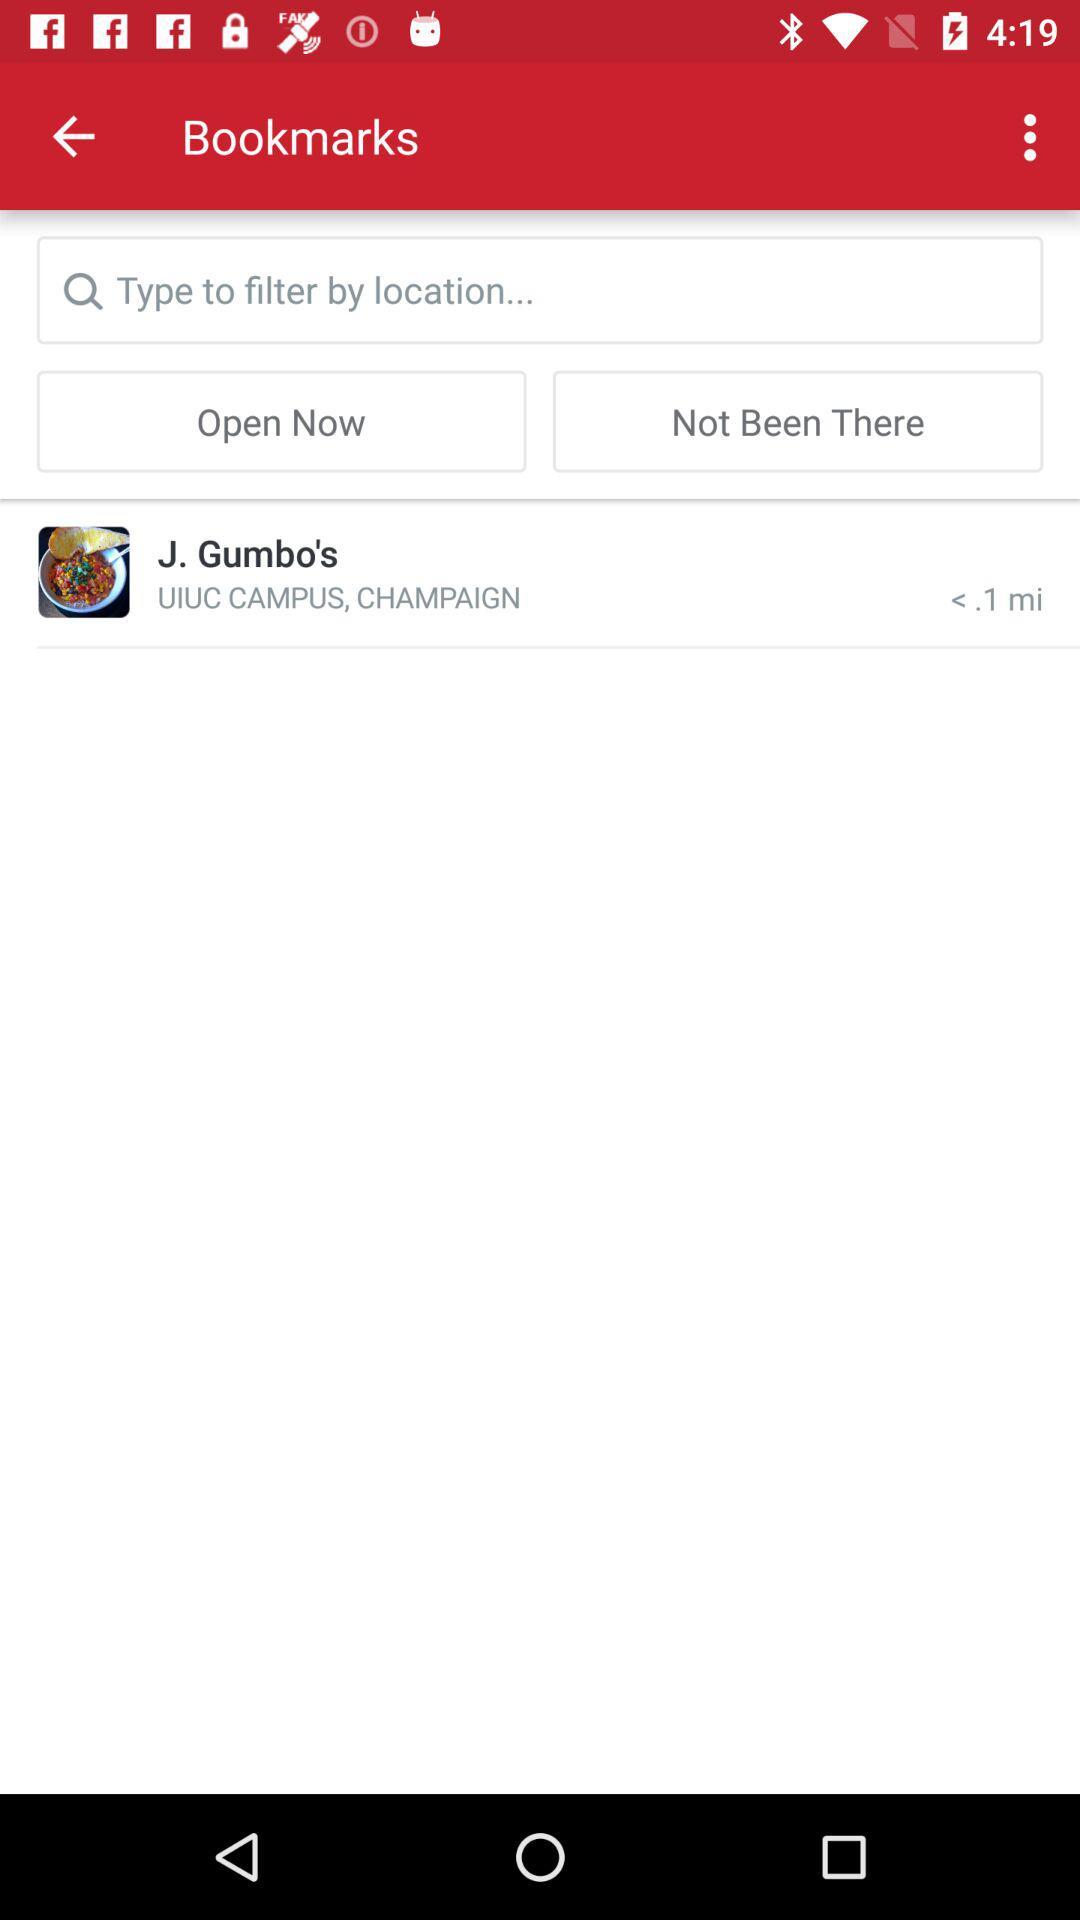 This screenshot has width=1080, height=1920. Describe the element at coordinates (83, 571) in the screenshot. I see `the item next to j. gumbo's icon` at that location.